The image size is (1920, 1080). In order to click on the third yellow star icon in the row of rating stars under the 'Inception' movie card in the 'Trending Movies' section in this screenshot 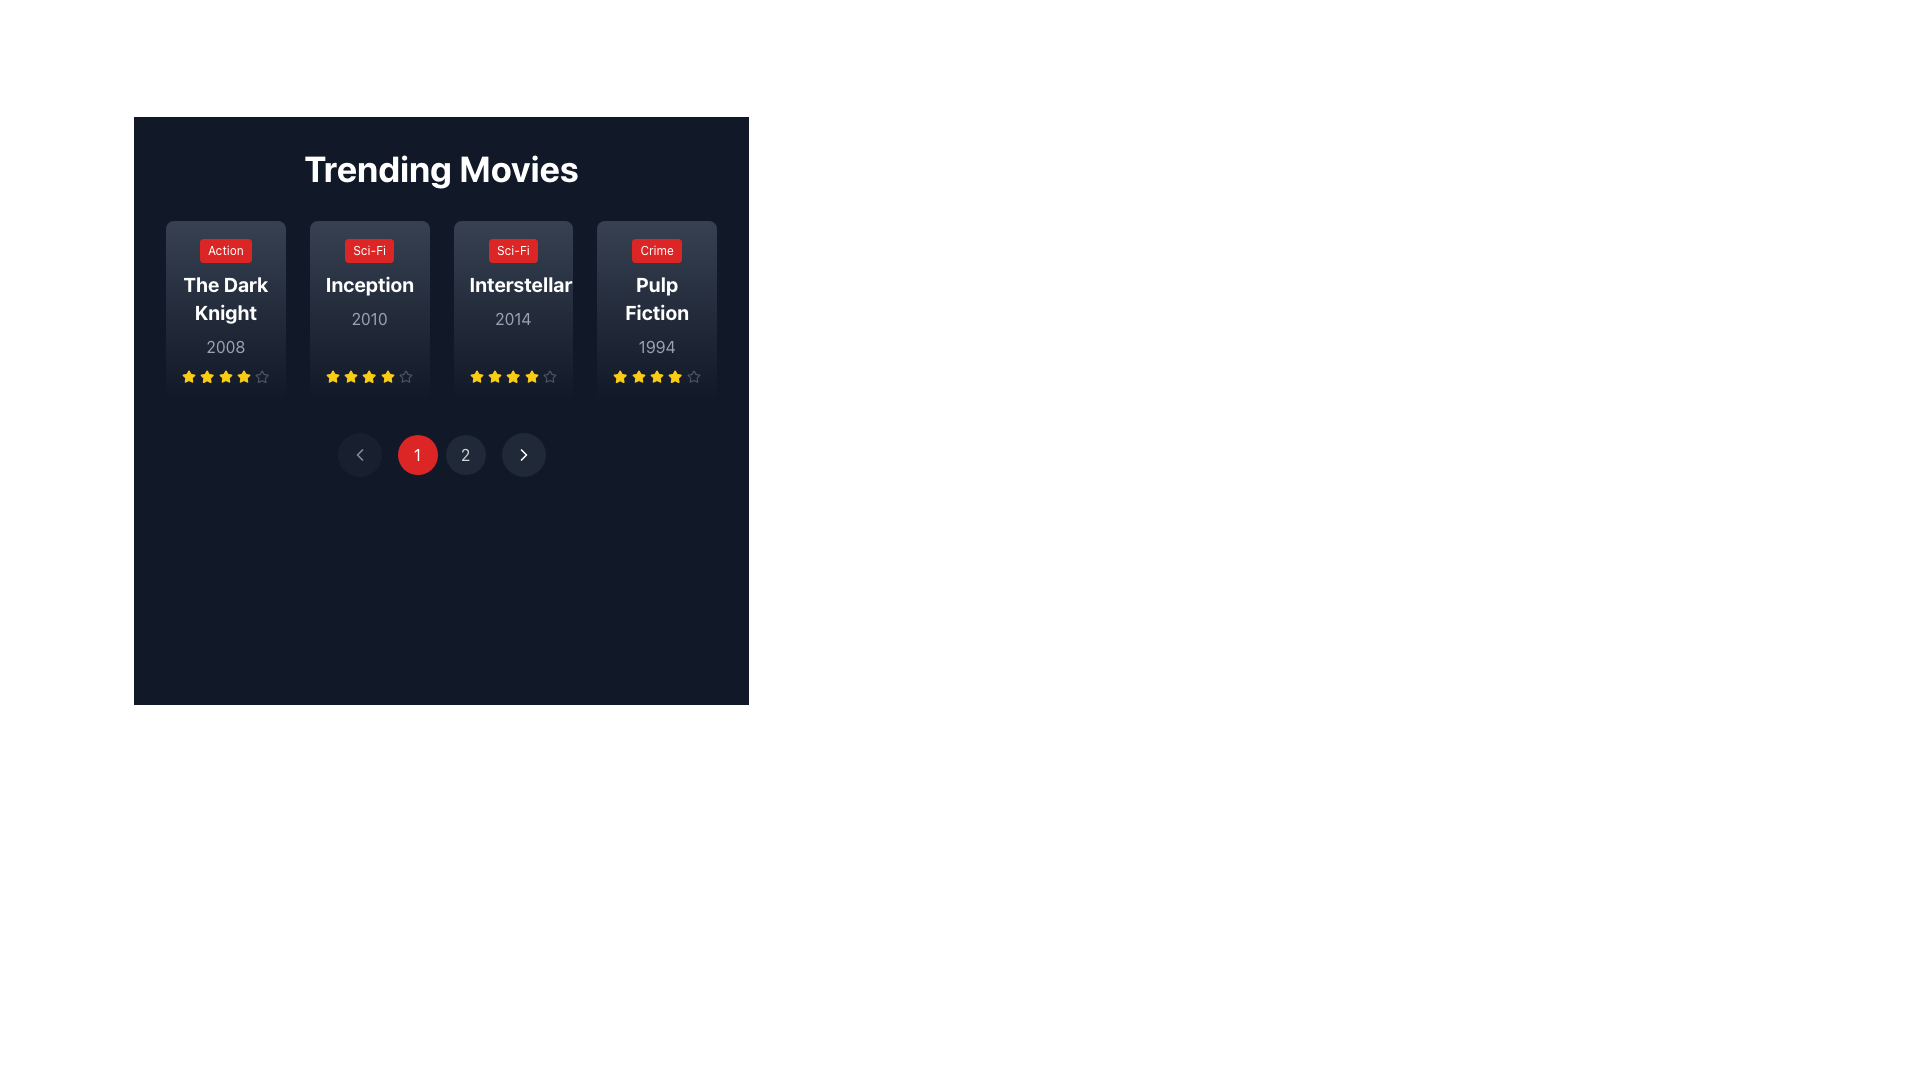, I will do `click(332, 376)`.